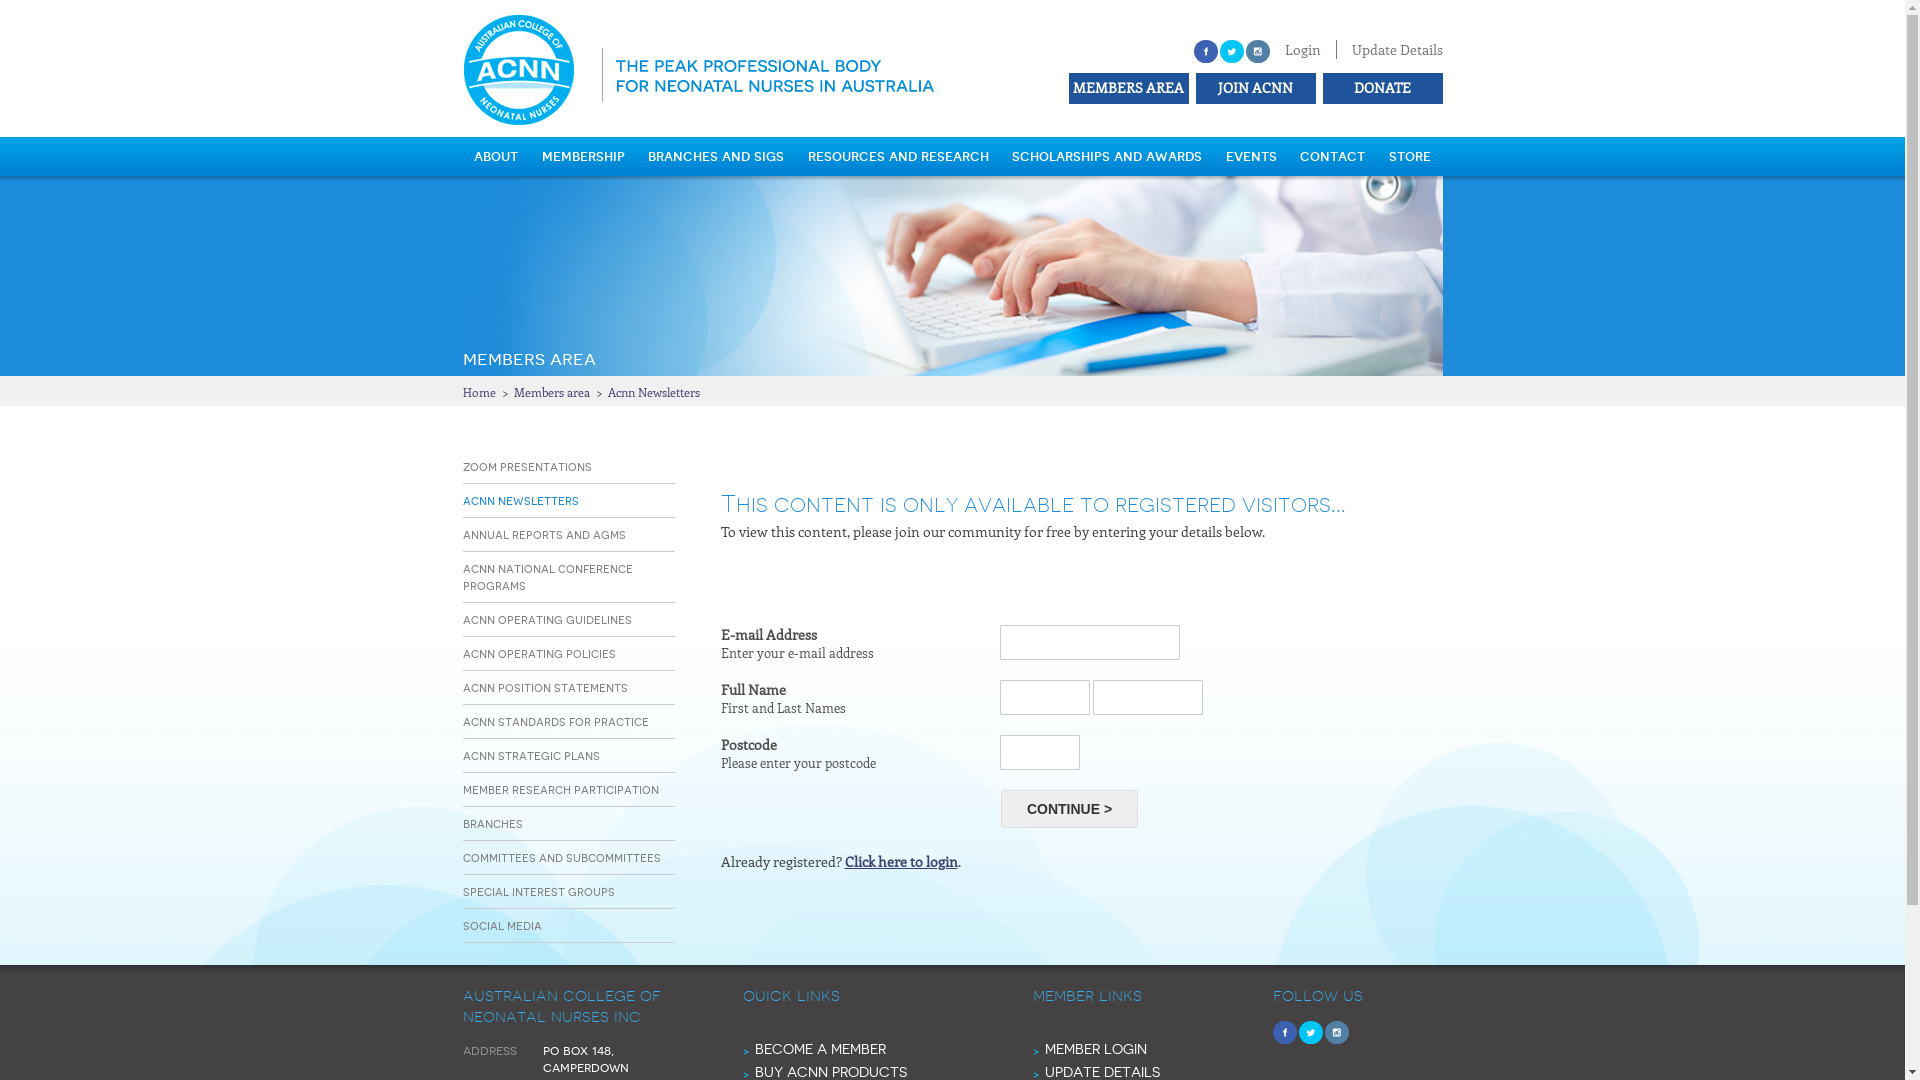 This screenshot has height=1080, width=1920. Describe the element at coordinates (560, 788) in the screenshot. I see `'member research participation'` at that location.